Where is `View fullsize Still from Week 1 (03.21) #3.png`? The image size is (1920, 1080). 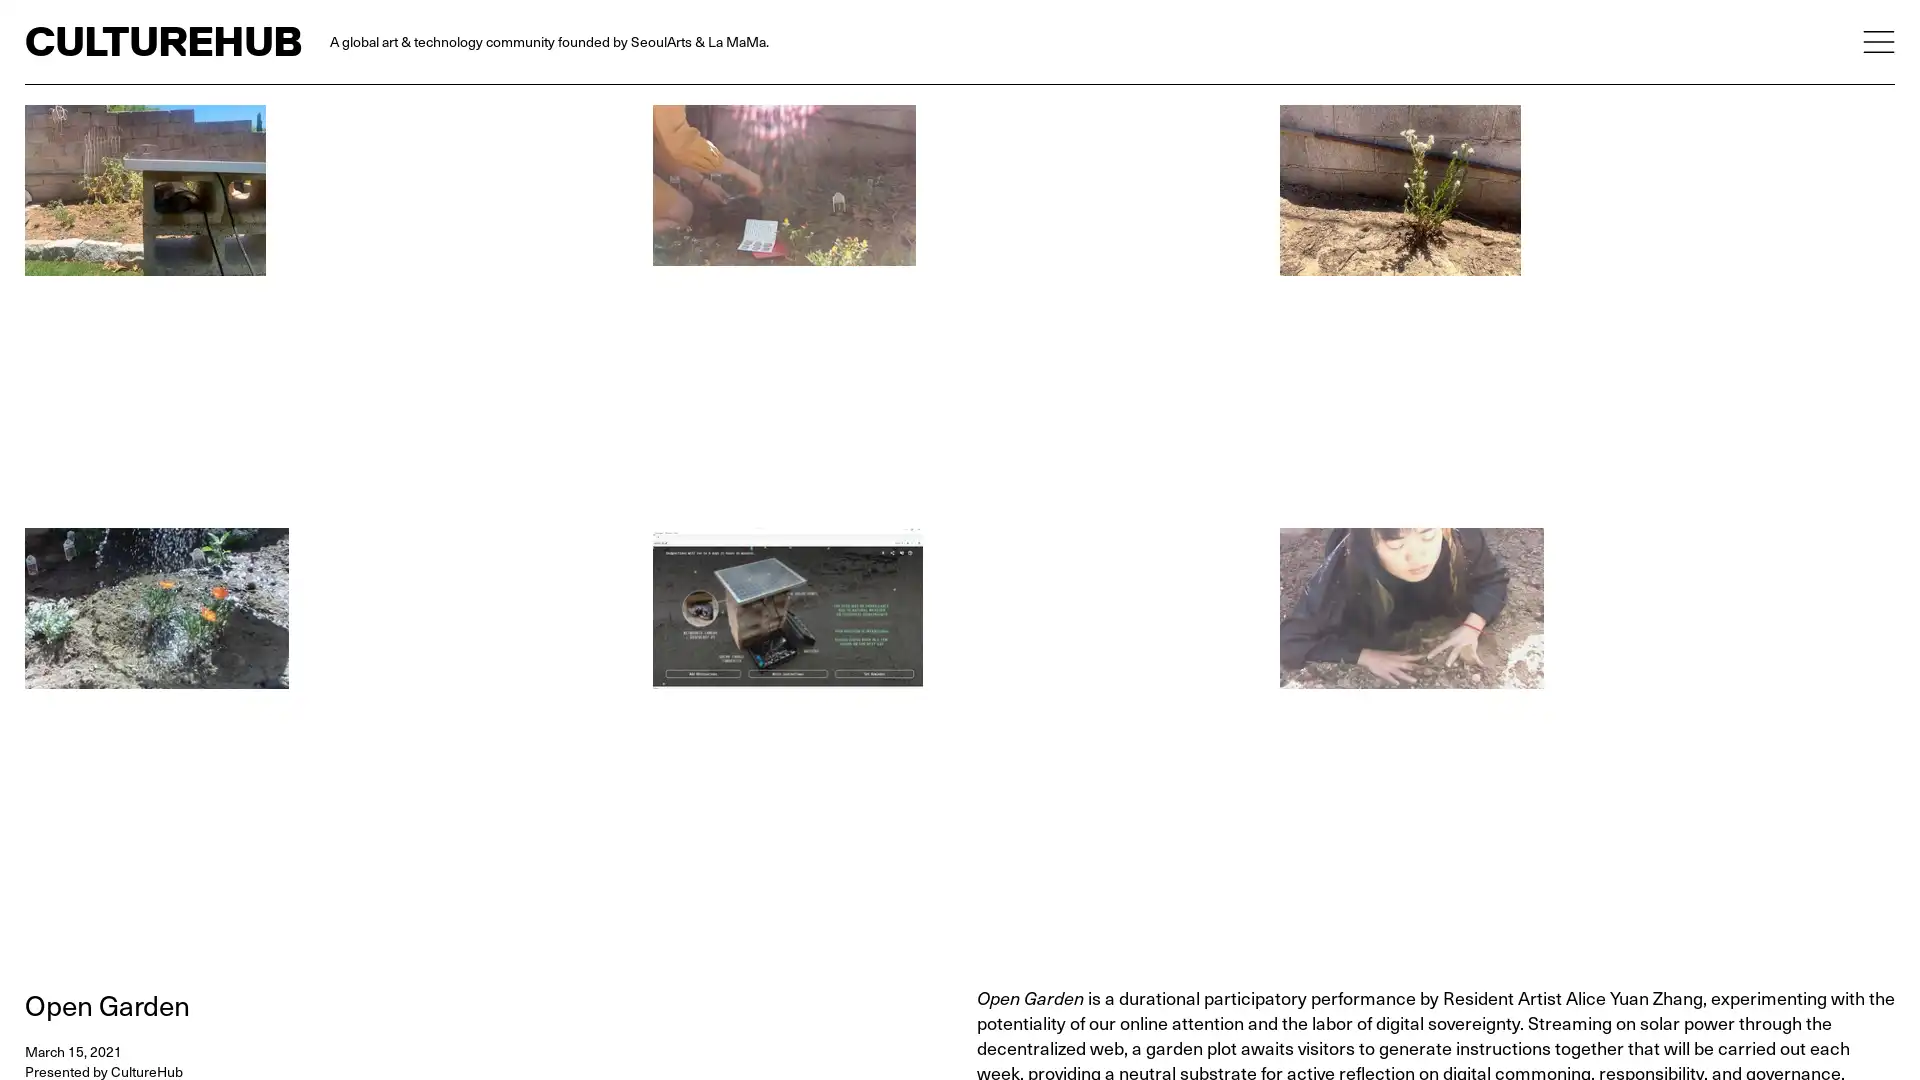
View fullsize Still from Week 1 (03.21) #3.png is located at coordinates (1586, 732).